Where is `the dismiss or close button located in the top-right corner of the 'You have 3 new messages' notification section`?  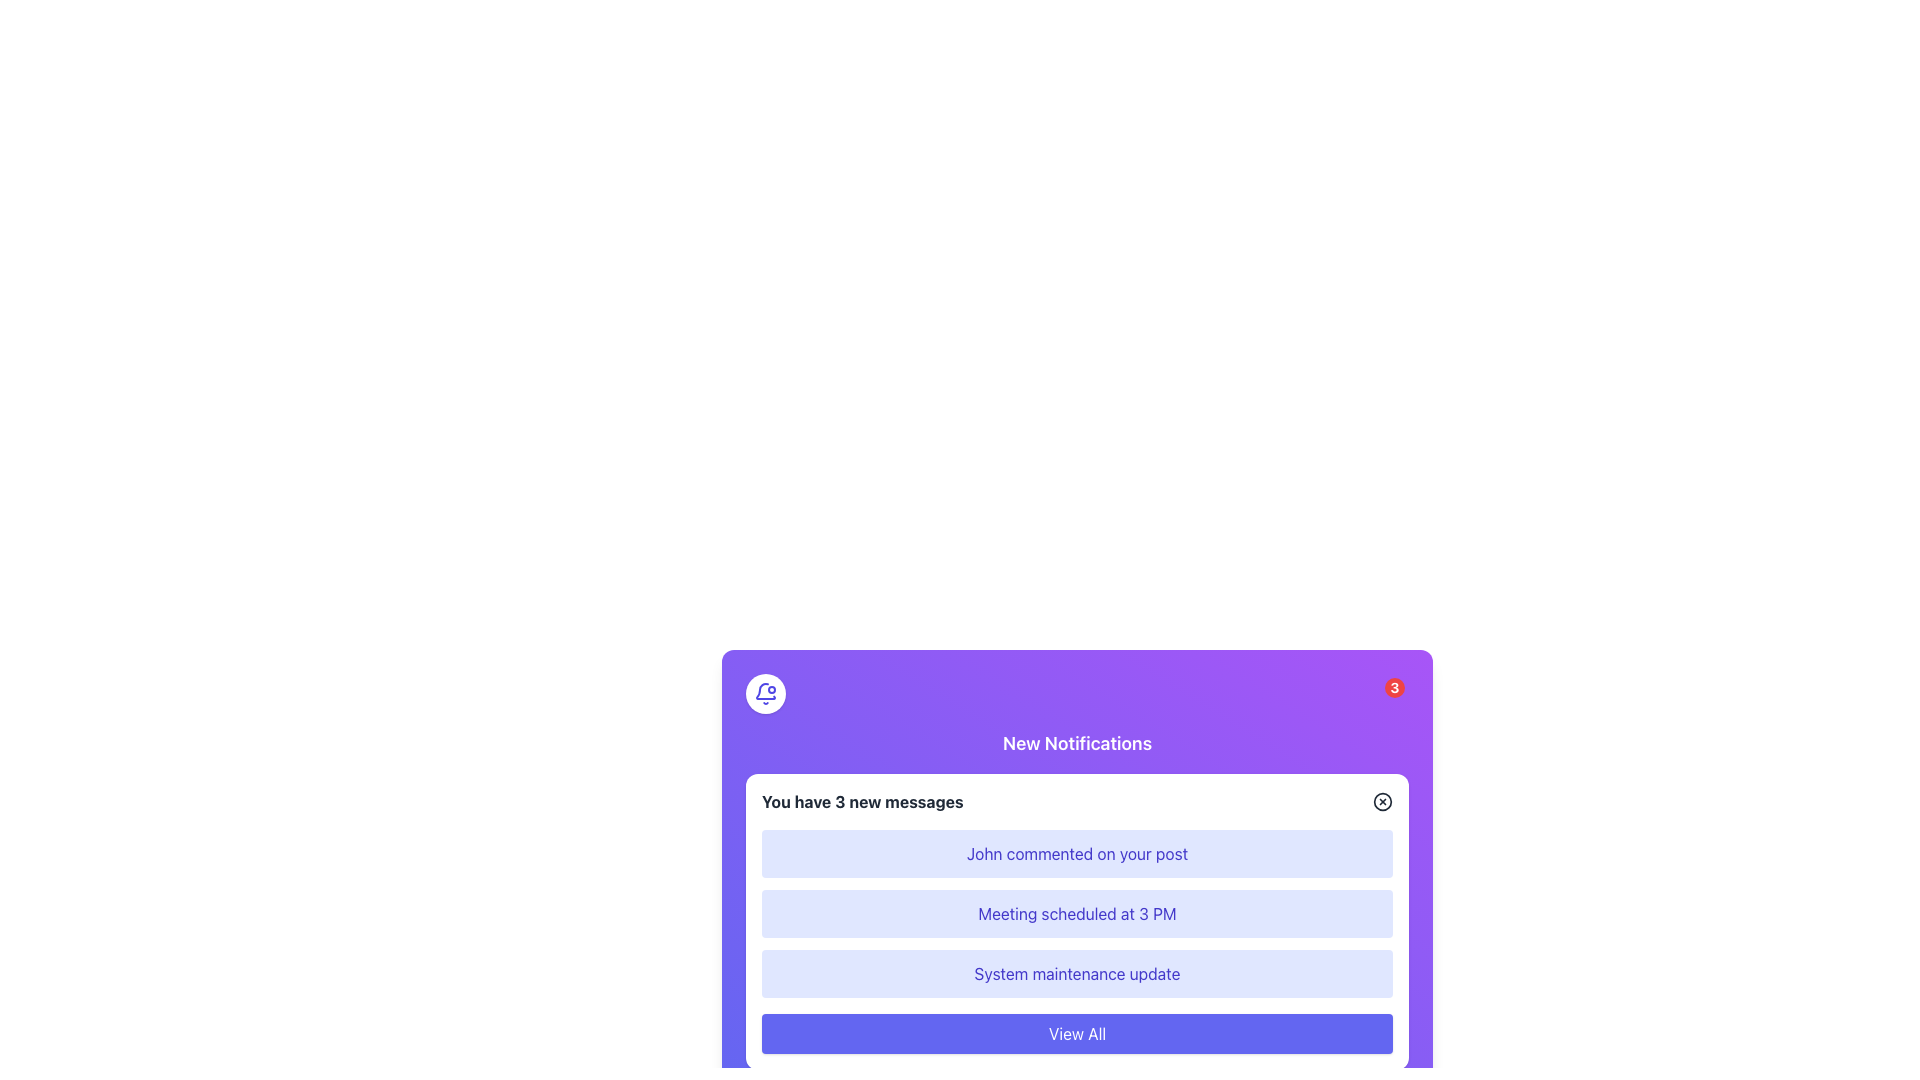
the dismiss or close button located in the top-right corner of the 'You have 3 new messages' notification section is located at coordinates (1381, 801).